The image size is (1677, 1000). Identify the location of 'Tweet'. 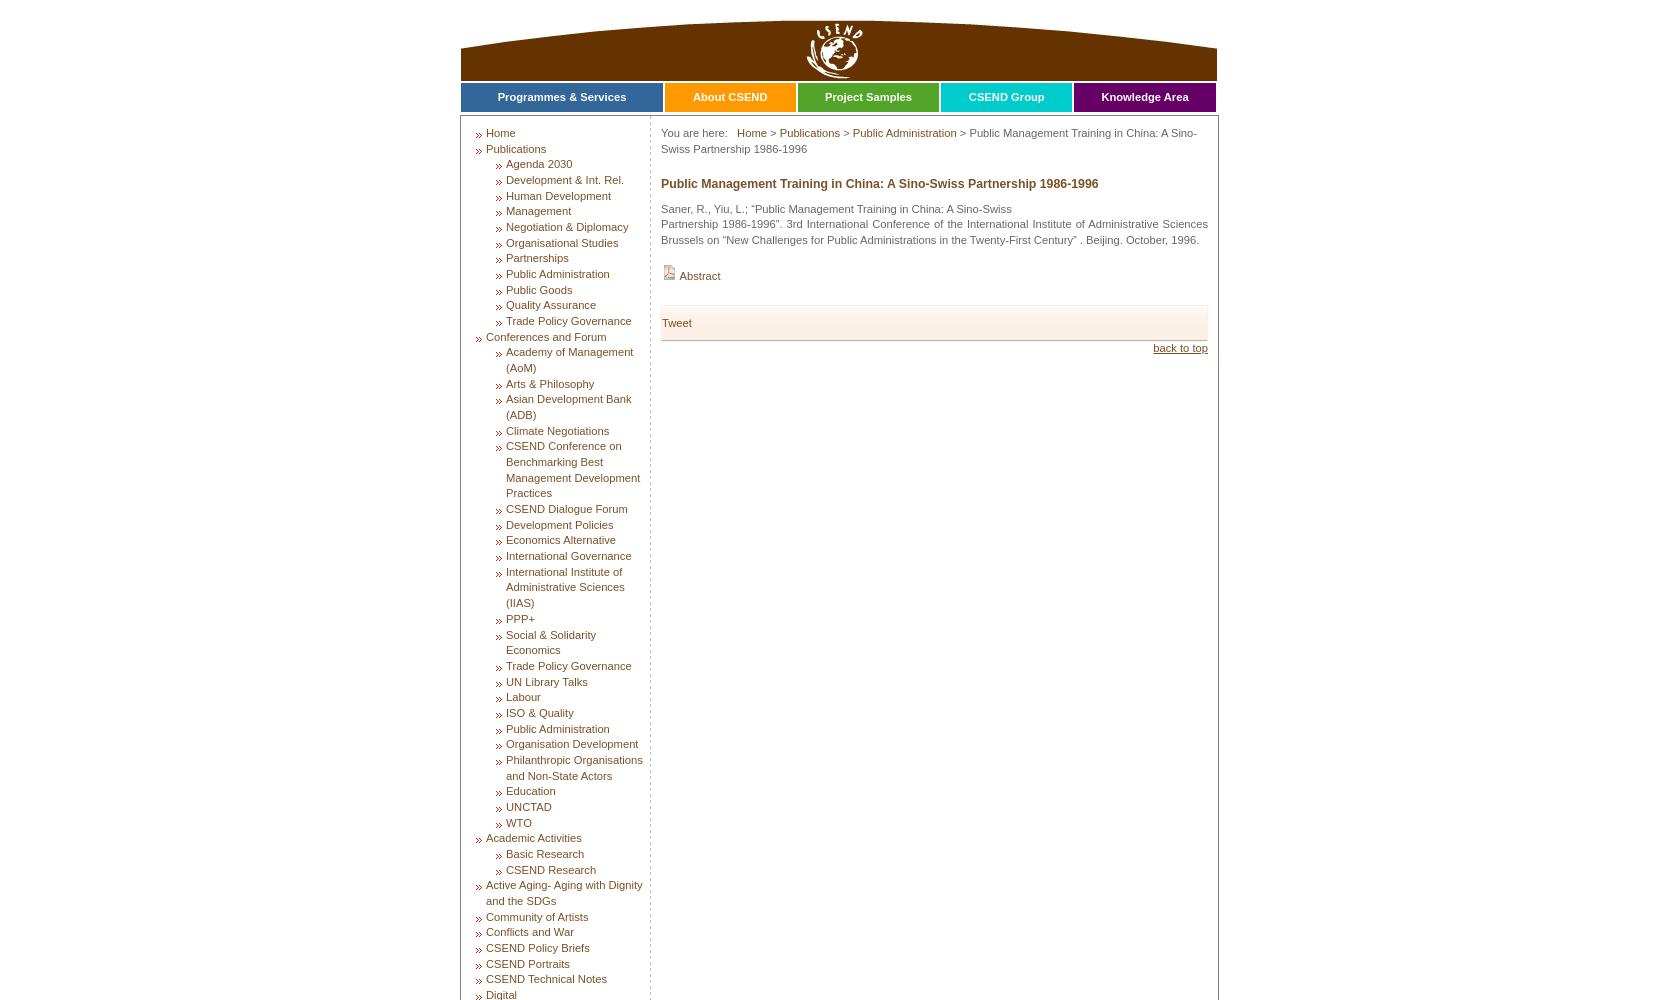
(676, 321).